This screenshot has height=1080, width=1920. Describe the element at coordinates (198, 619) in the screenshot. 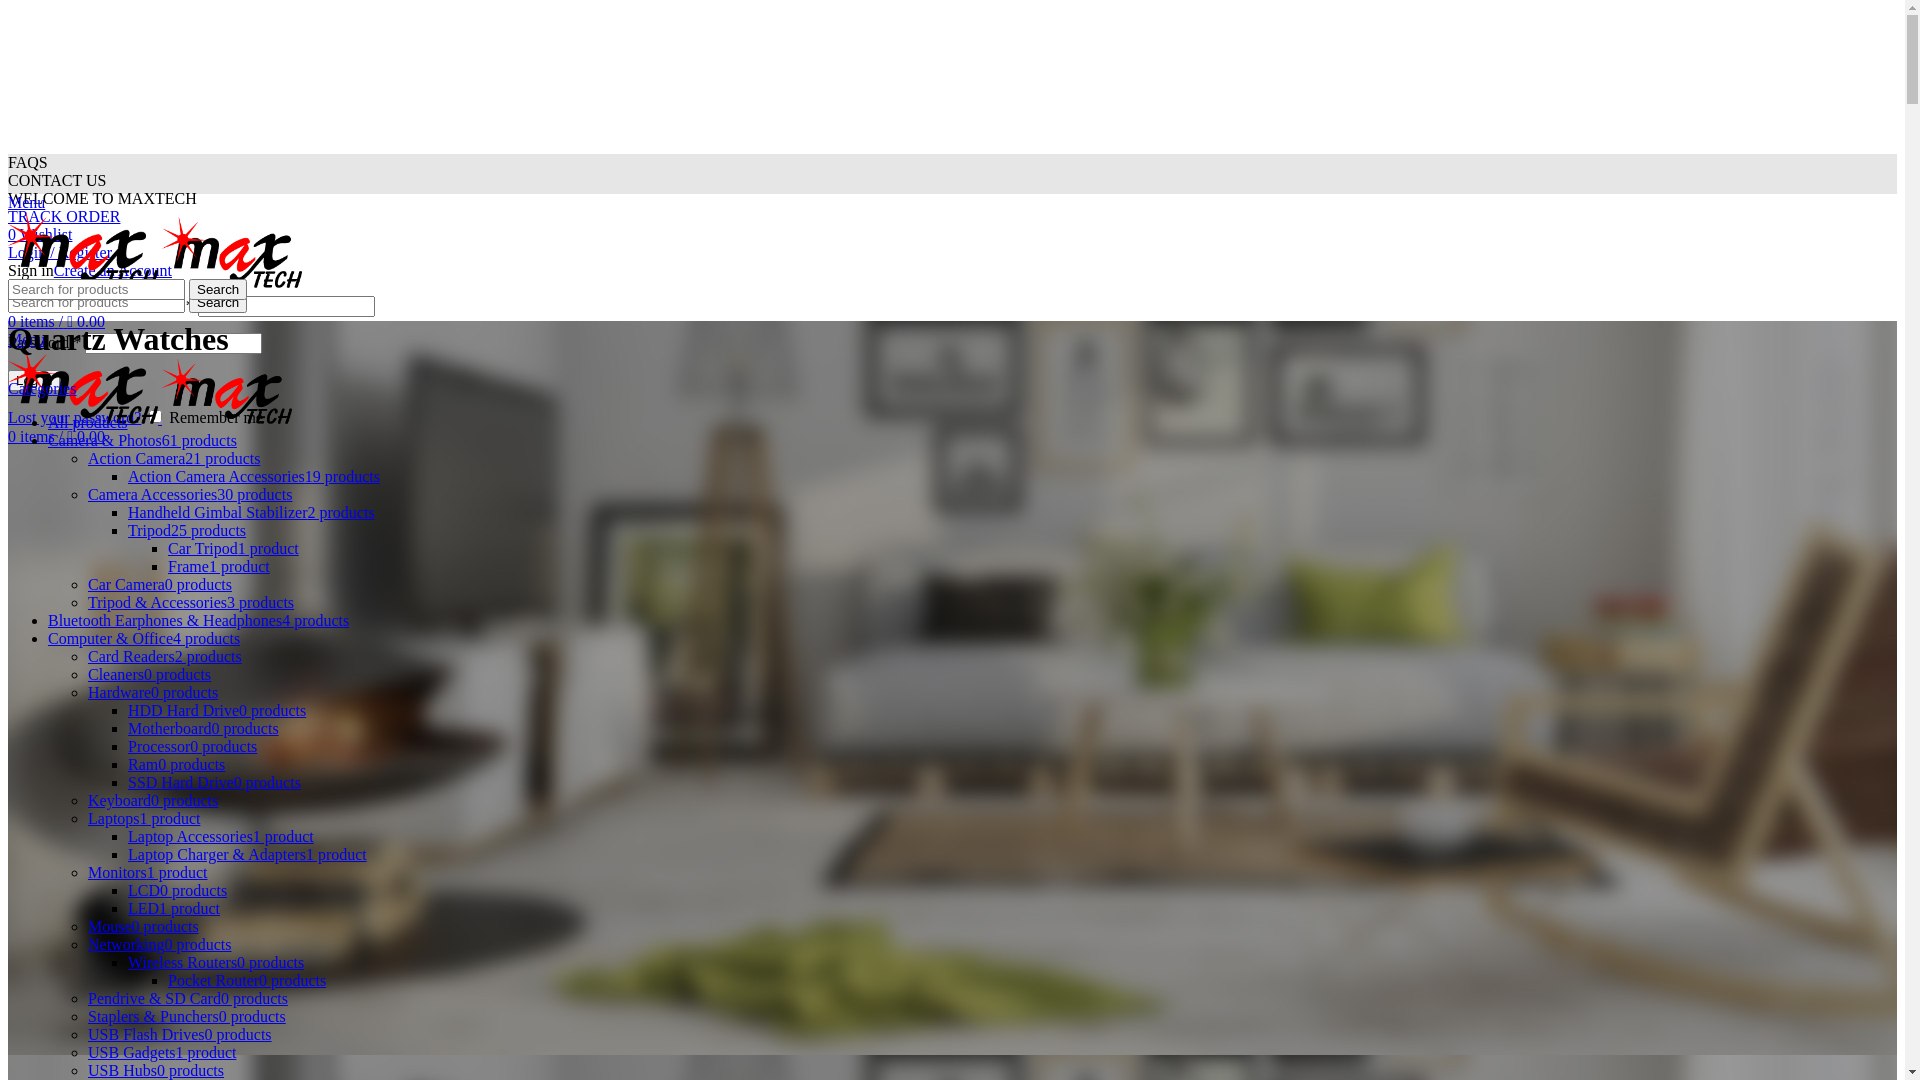

I see `'Bluetooth Earphones & Headphones4 products'` at that location.